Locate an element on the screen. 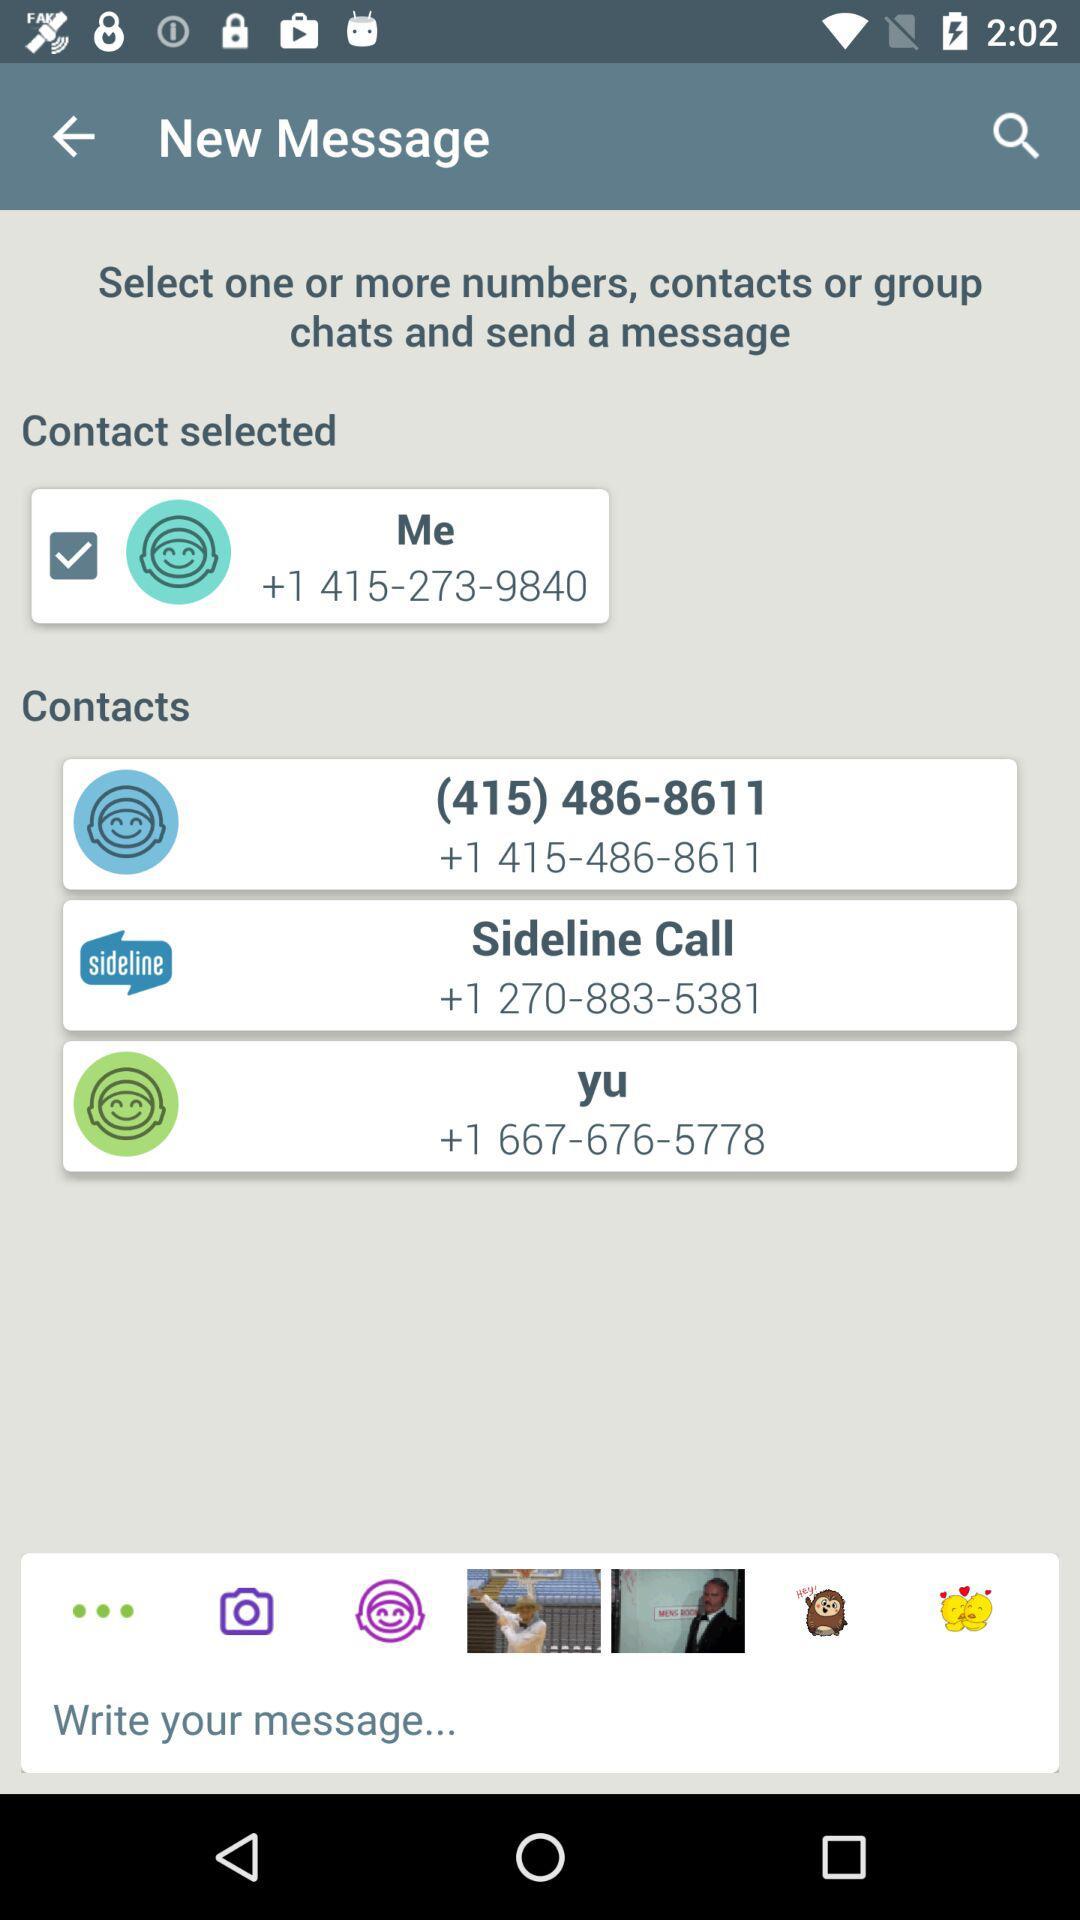 The height and width of the screenshot is (1920, 1080). more informations is located at coordinates (103, 1611).